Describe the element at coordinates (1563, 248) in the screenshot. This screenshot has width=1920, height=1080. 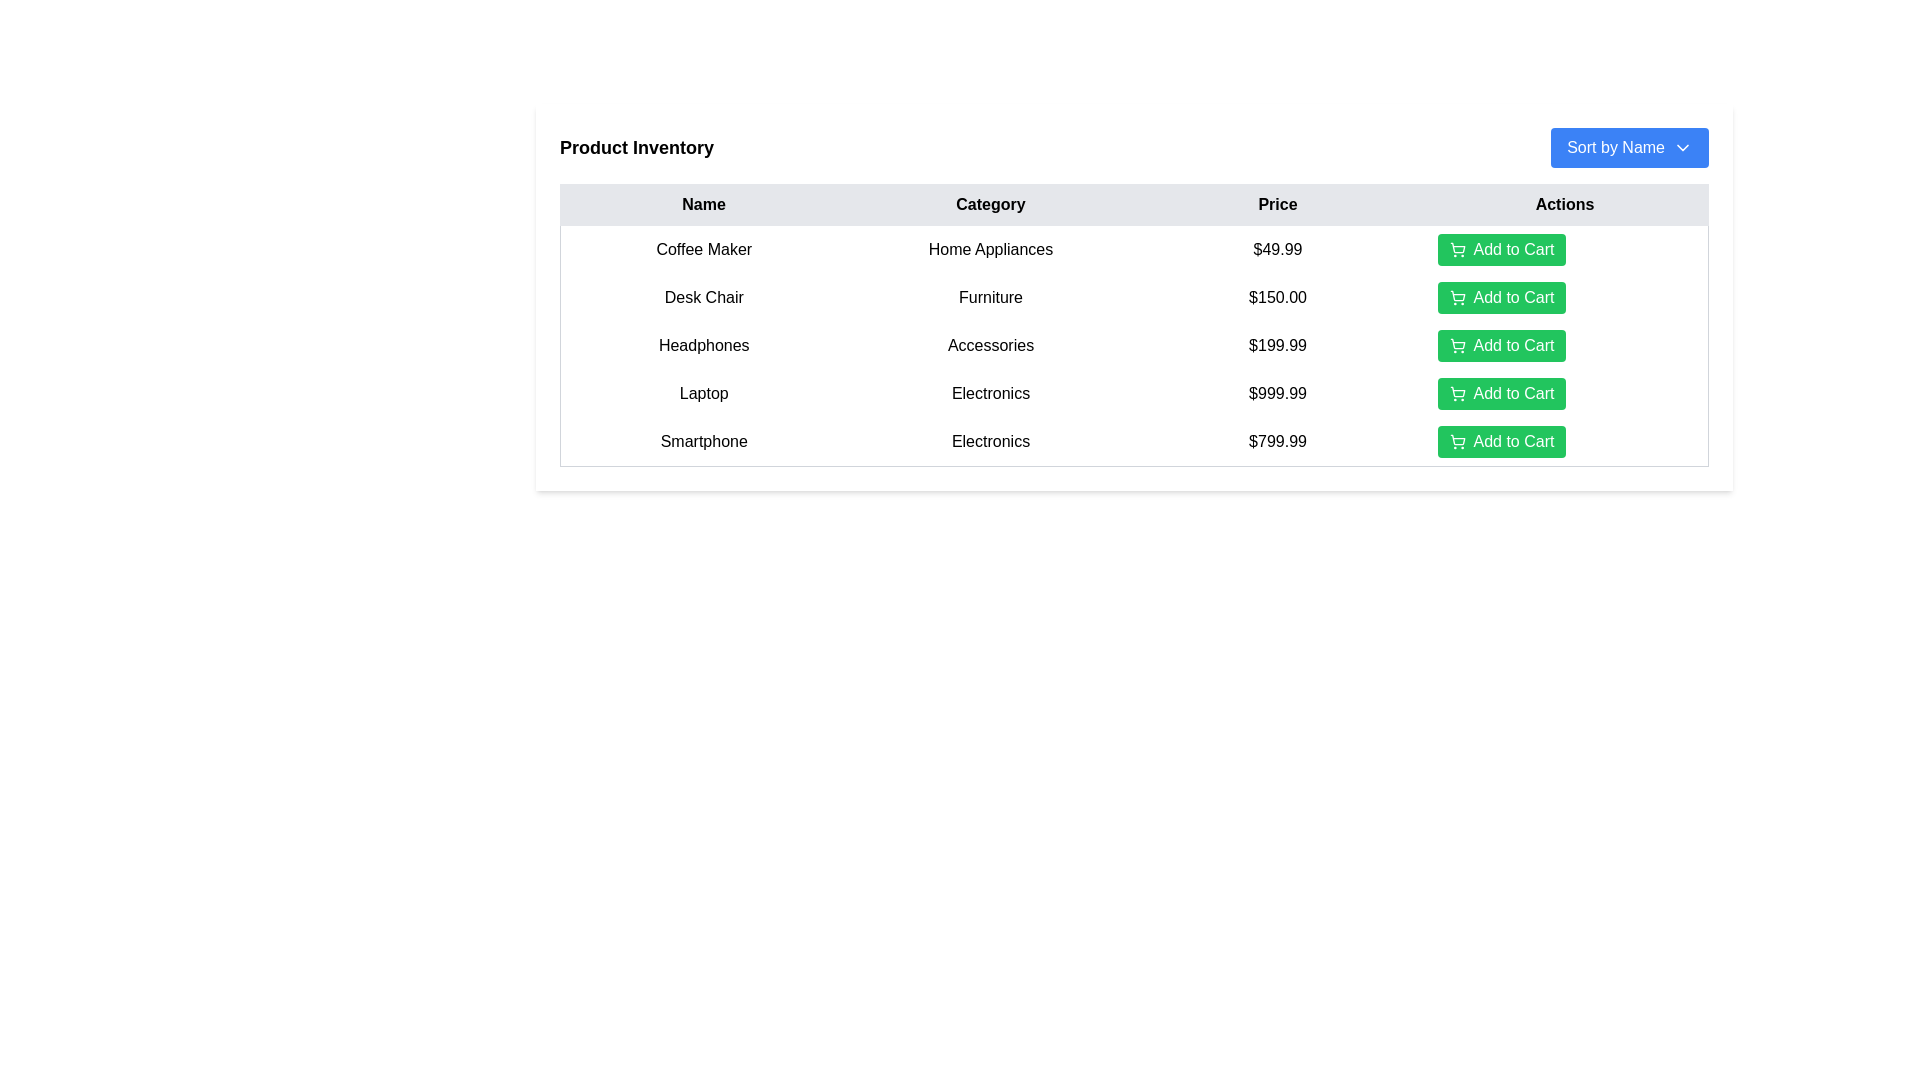
I see `the green 'Add to Cart' button with white text and a shopping cart icon, located in the last column of the first row of the table under the 'Actions' column for the product 'Coffee Maker' to observe any hover effect` at that location.